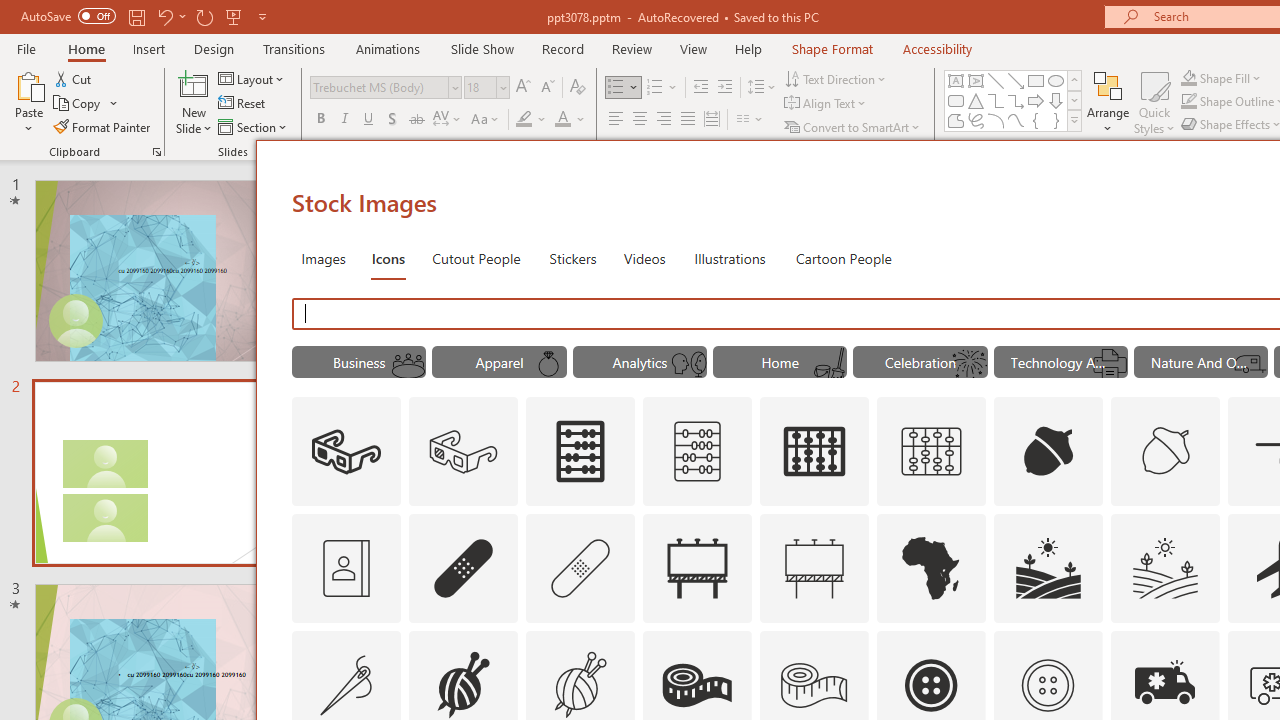  Describe the element at coordinates (388, 257) in the screenshot. I see `'Icons'` at that location.